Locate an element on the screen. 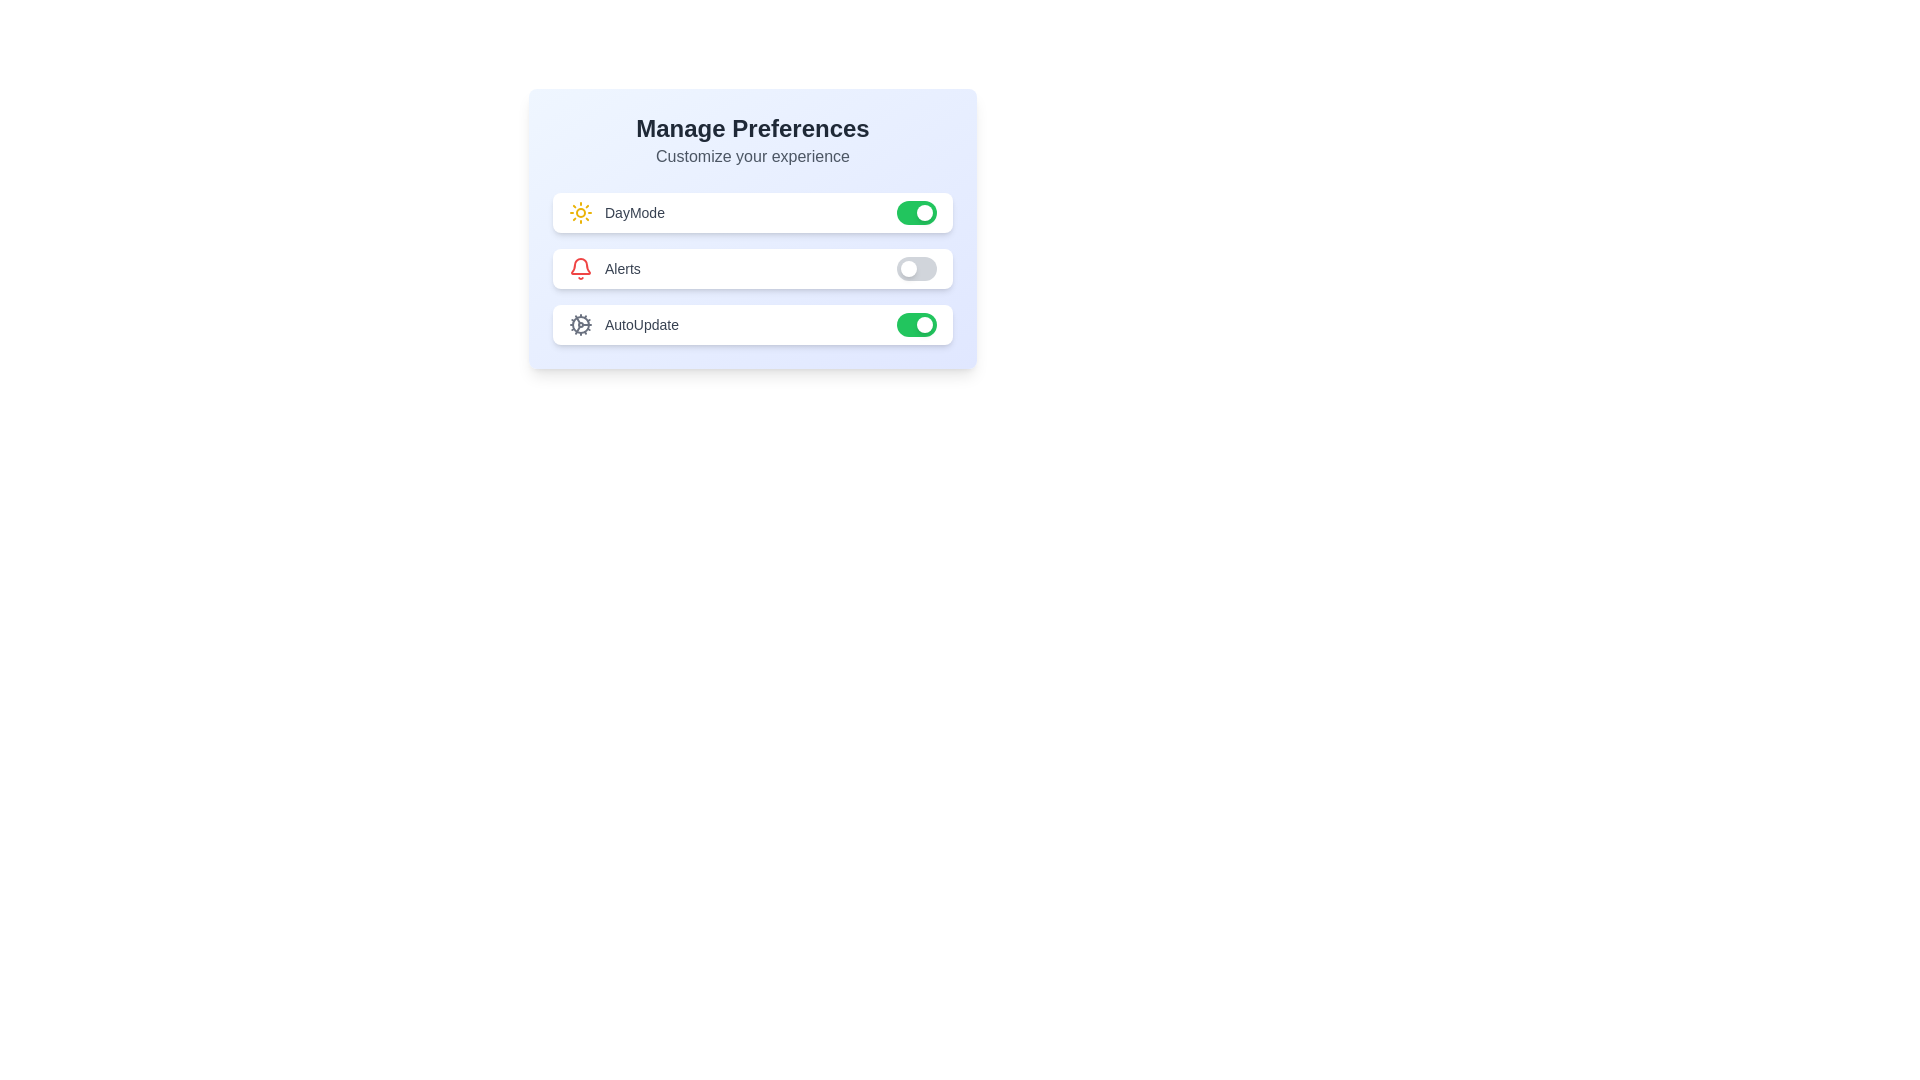 The image size is (1920, 1080). the 'autoUpdate' label element, which displays the text in gray color, medium-sized, slightly bold, and is positioned next to a cogwheel icon and a toggle switch is located at coordinates (642, 323).